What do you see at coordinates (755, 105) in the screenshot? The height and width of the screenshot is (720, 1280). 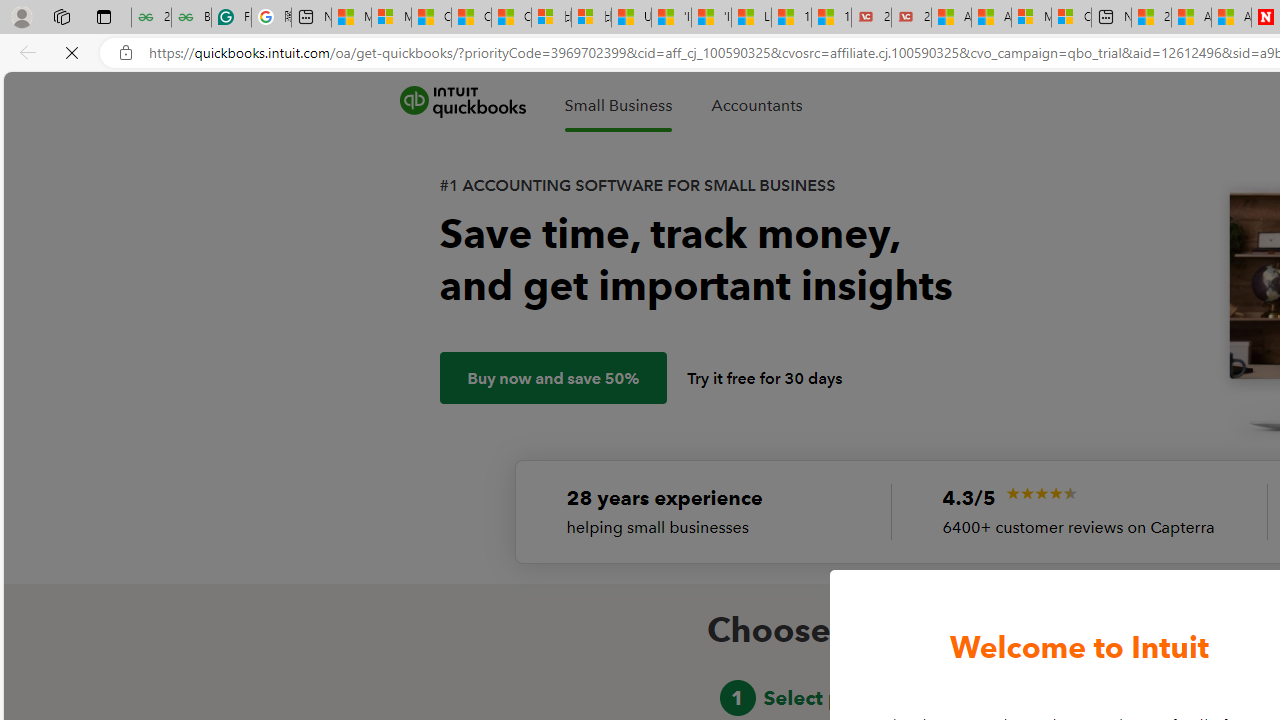 I see `'Accountants'` at bounding box center [755, 105].